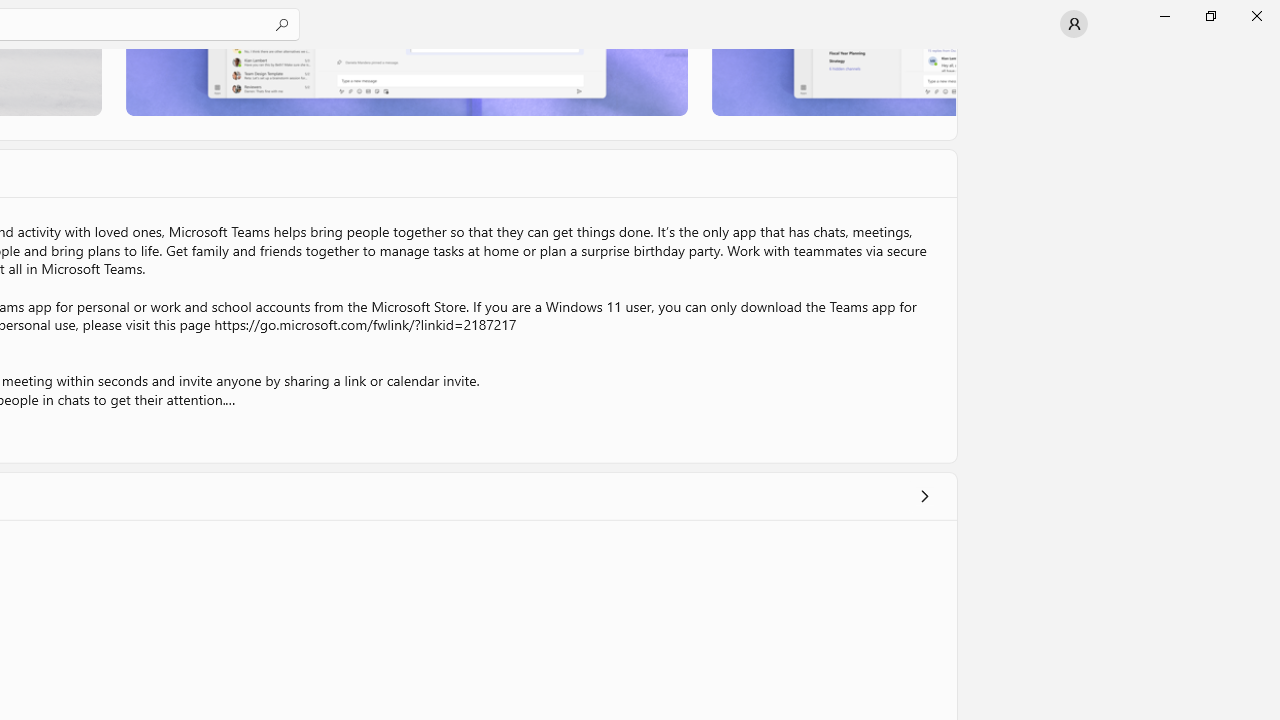 This screenshot has width=1280, height=720. I want to click on 'Restore Microsoft Store', so click(1209, 15).